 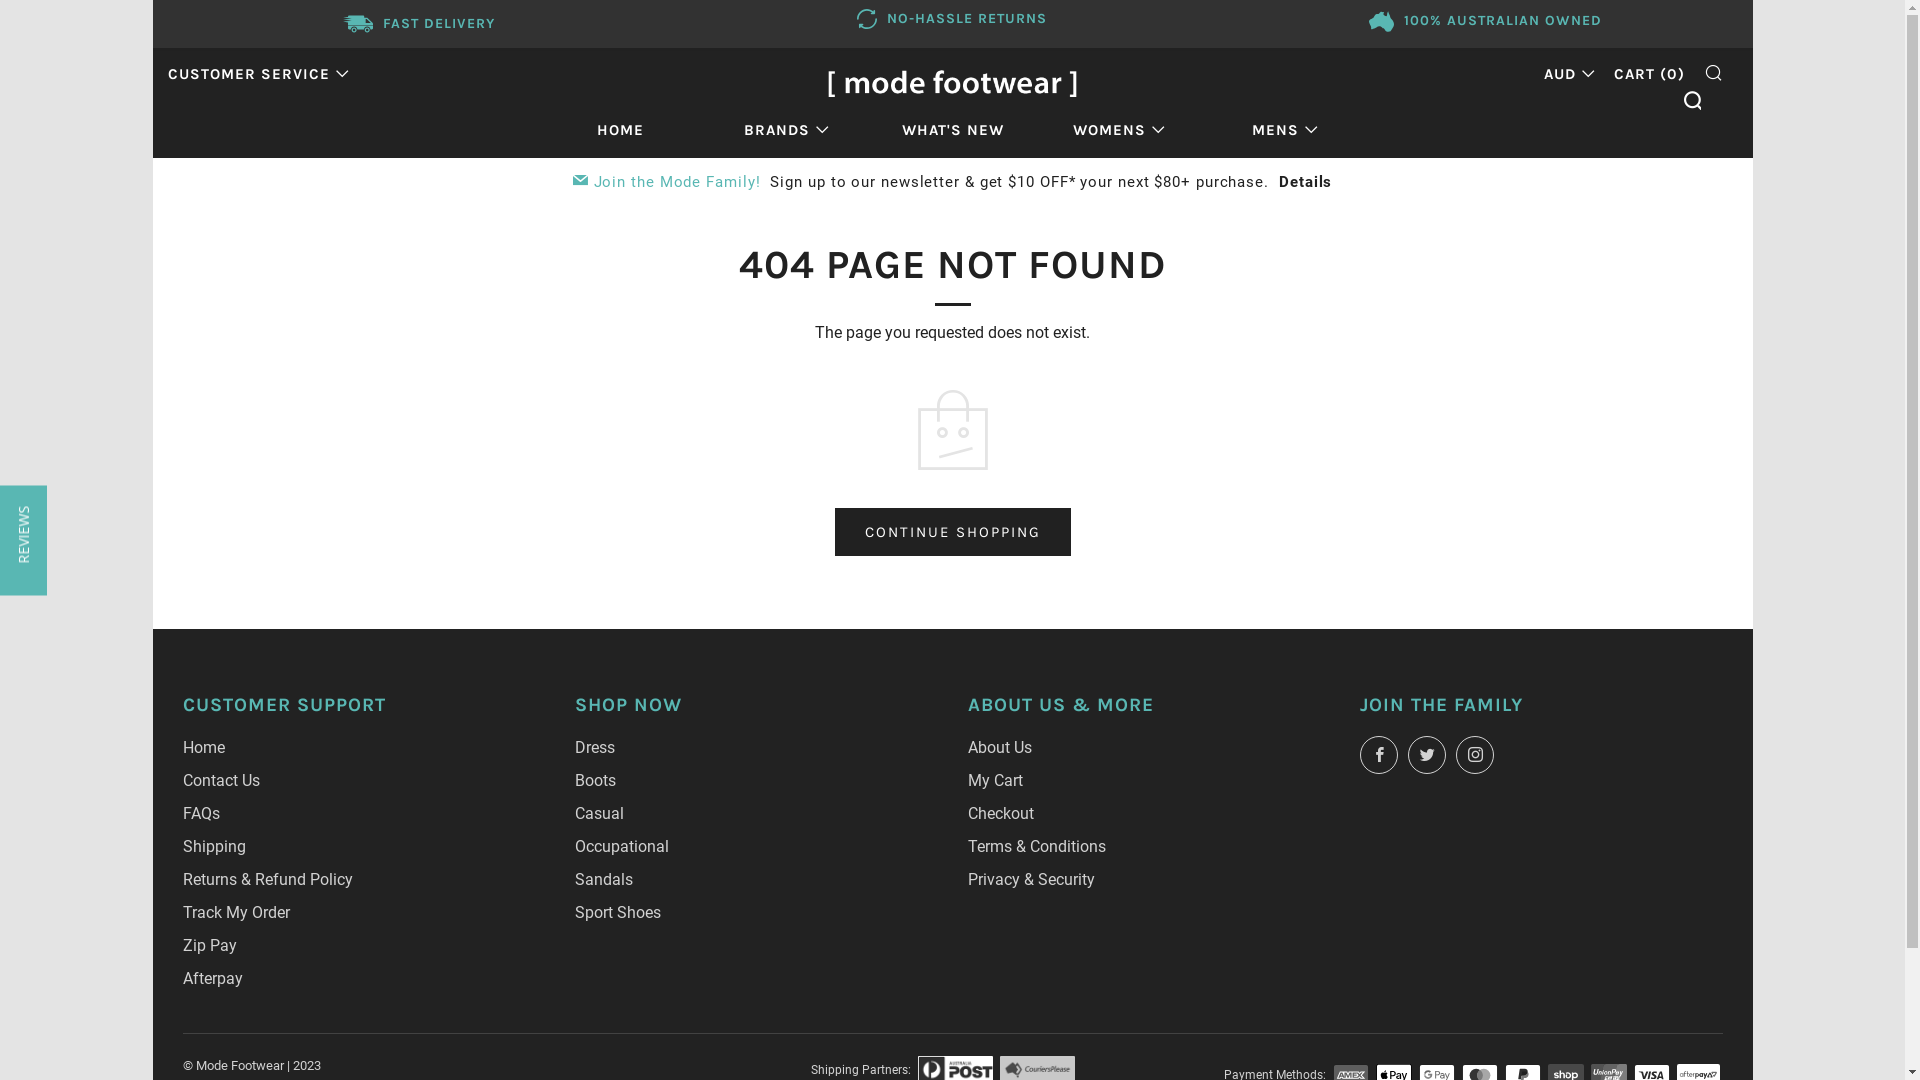 I want to click on 'Afterpay', so click(x=211, y=977).